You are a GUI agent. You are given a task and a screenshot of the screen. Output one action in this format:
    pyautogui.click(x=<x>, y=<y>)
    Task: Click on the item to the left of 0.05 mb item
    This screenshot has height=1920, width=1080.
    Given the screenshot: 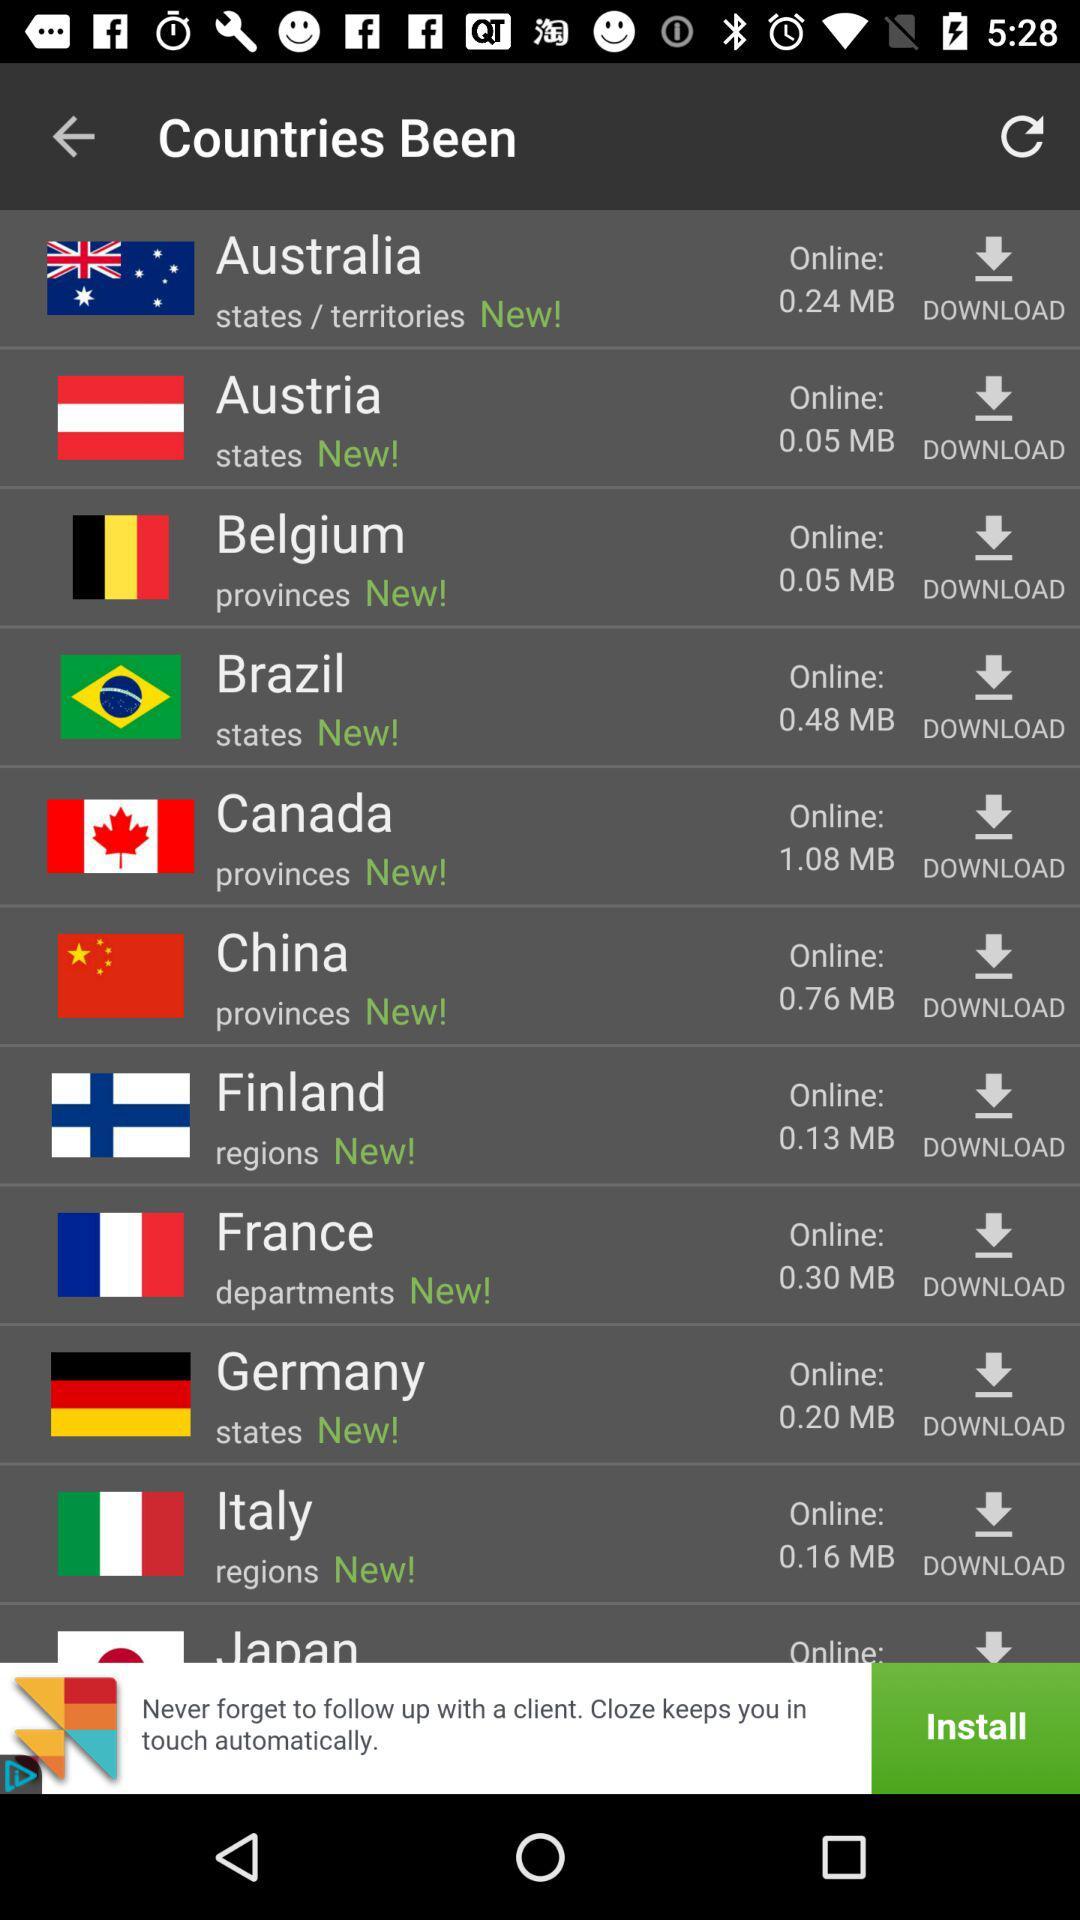 What is the action you would take?
    pyautogui.click(x=298, y=392)
    